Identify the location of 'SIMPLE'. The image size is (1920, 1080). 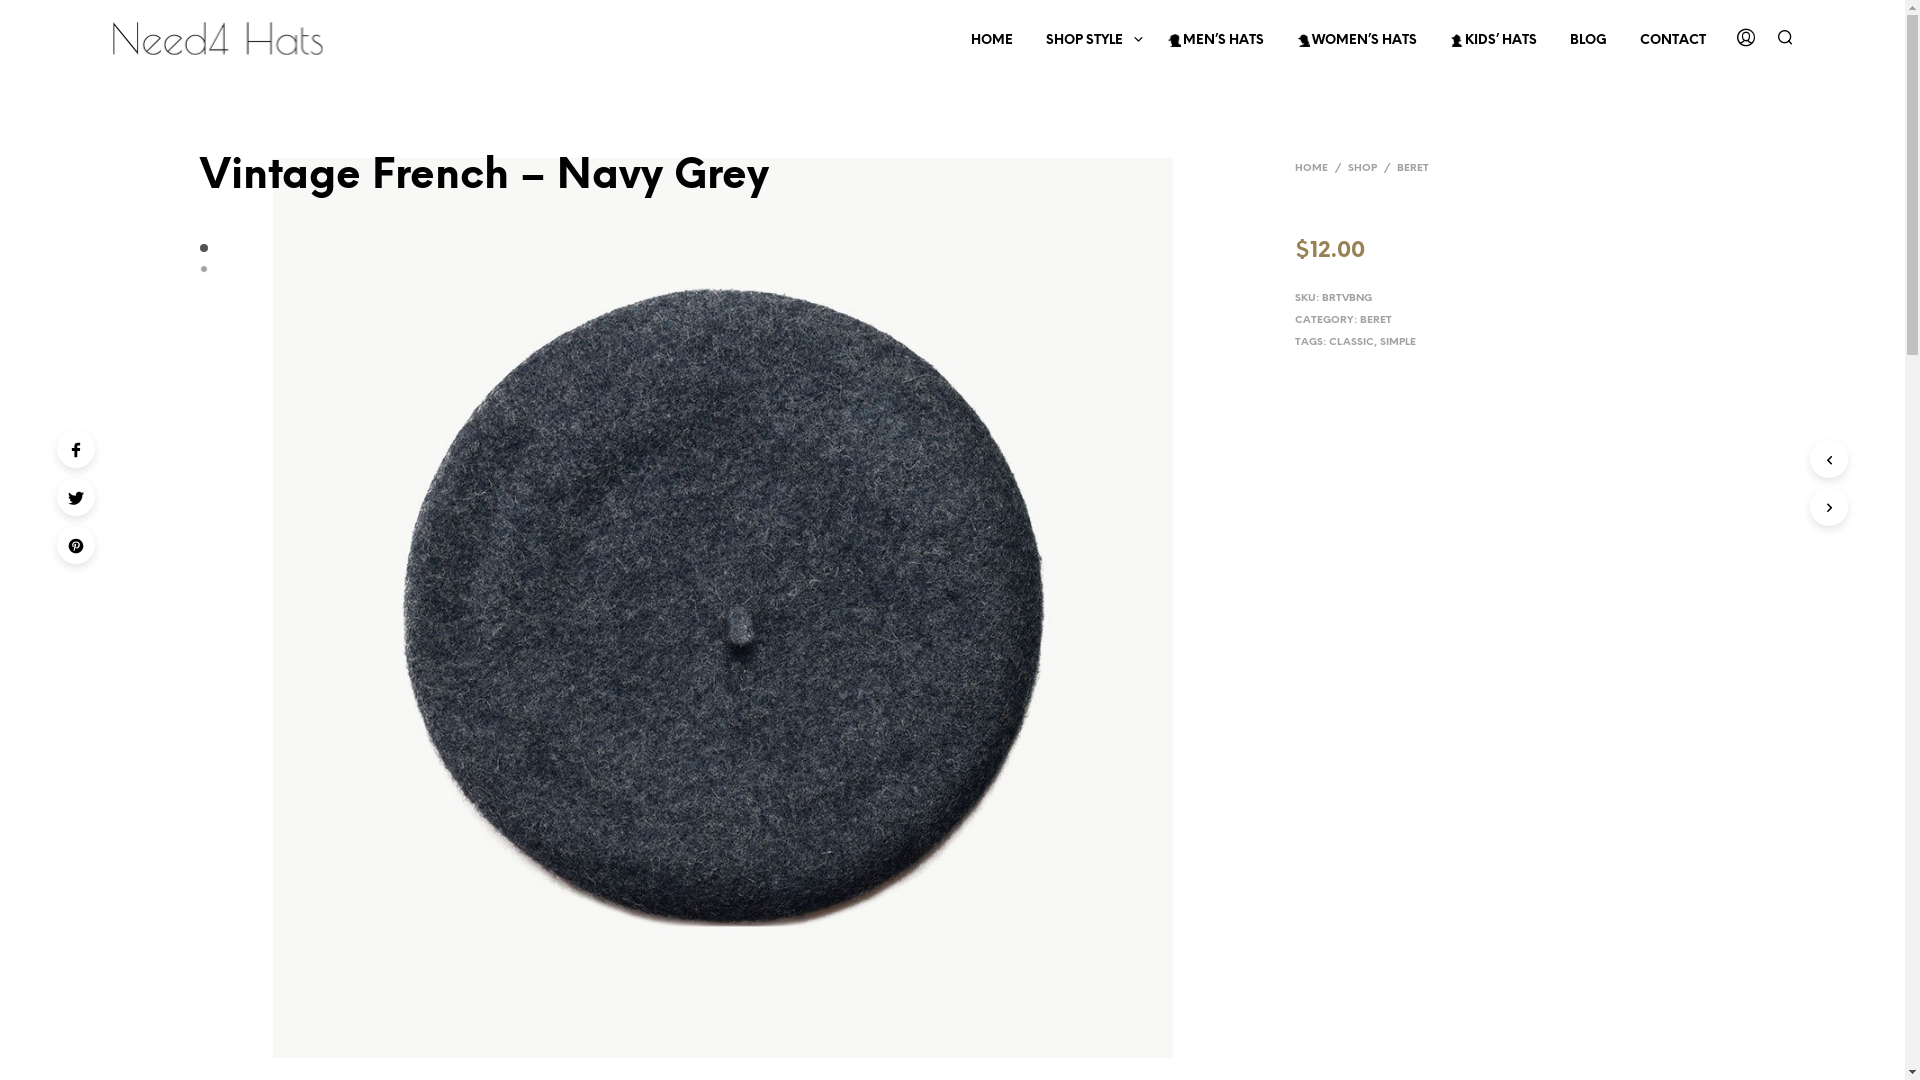
(1396, 341).